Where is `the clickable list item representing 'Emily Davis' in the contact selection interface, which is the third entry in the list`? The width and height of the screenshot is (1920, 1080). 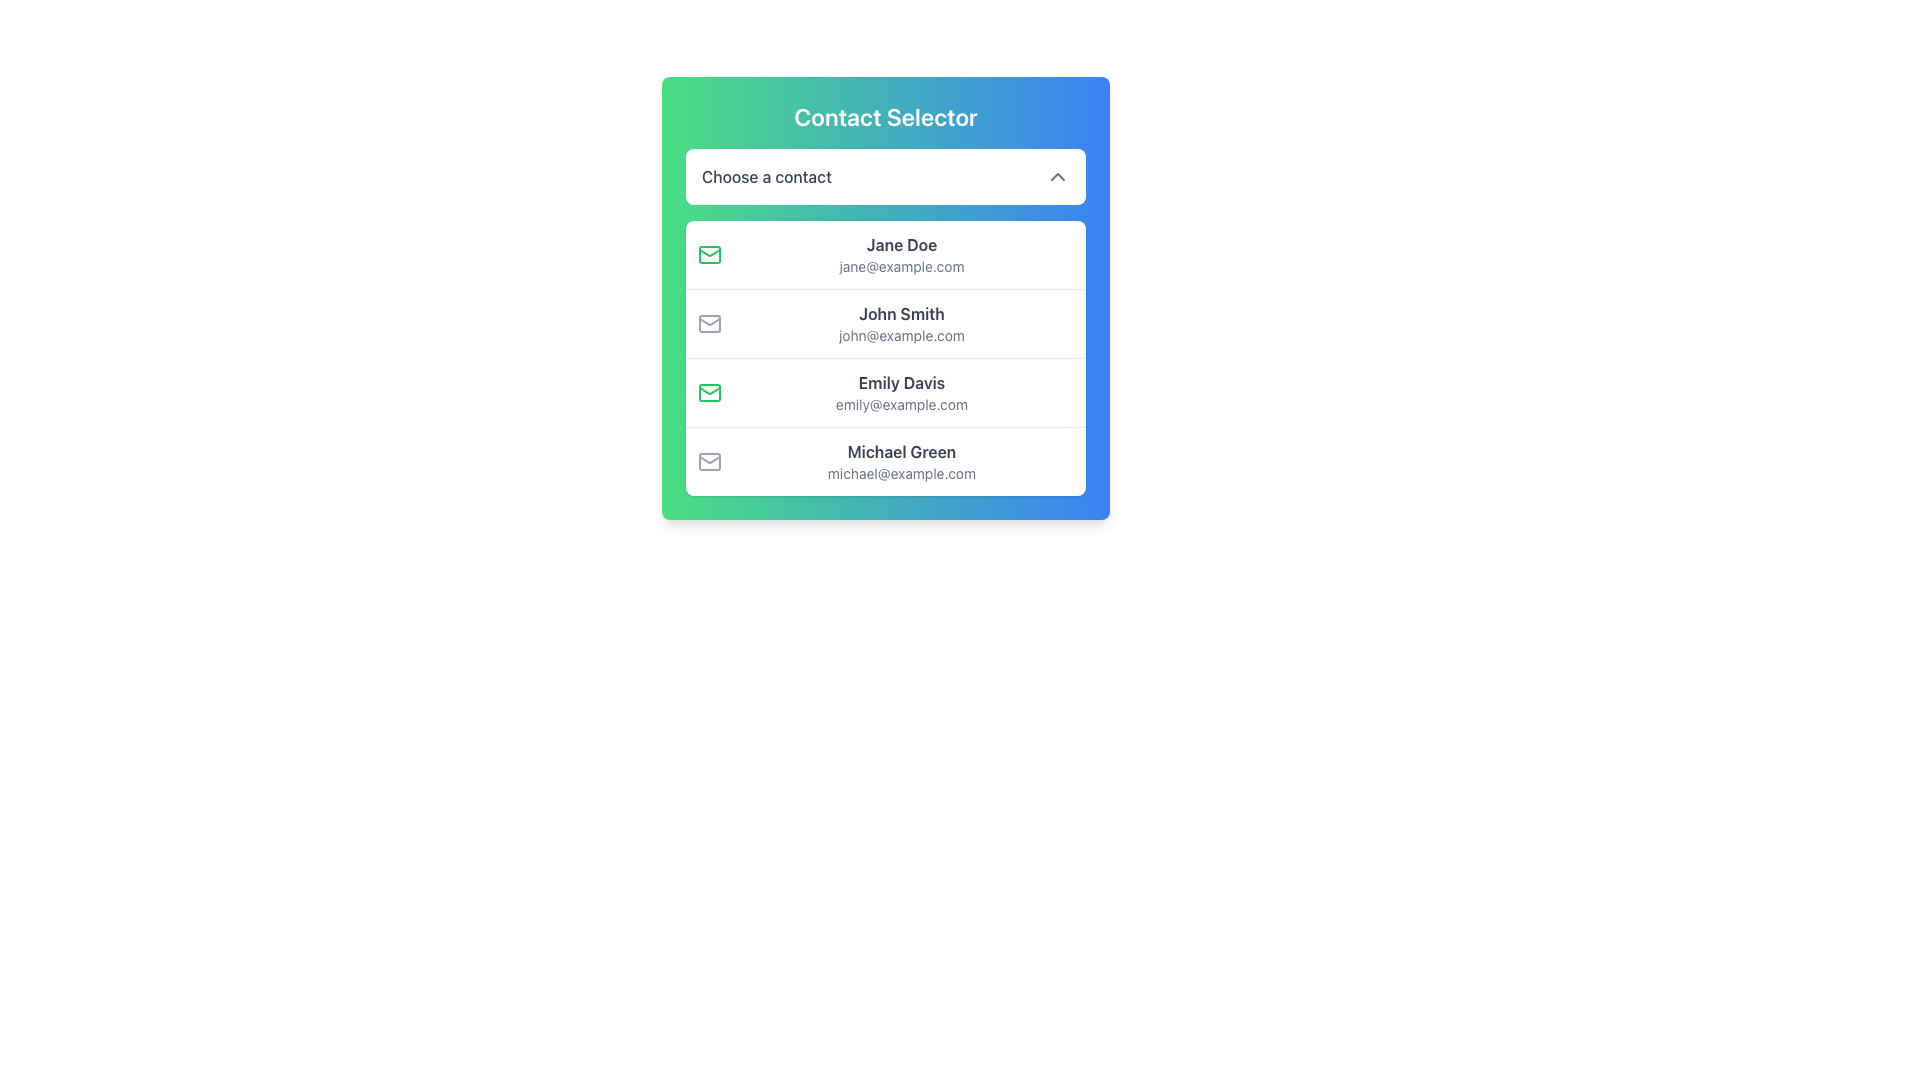 the clickable list item representing 'Emily Davis' in the contact selection interface, which is the third entry in the list is located at coordinates (885, 392).